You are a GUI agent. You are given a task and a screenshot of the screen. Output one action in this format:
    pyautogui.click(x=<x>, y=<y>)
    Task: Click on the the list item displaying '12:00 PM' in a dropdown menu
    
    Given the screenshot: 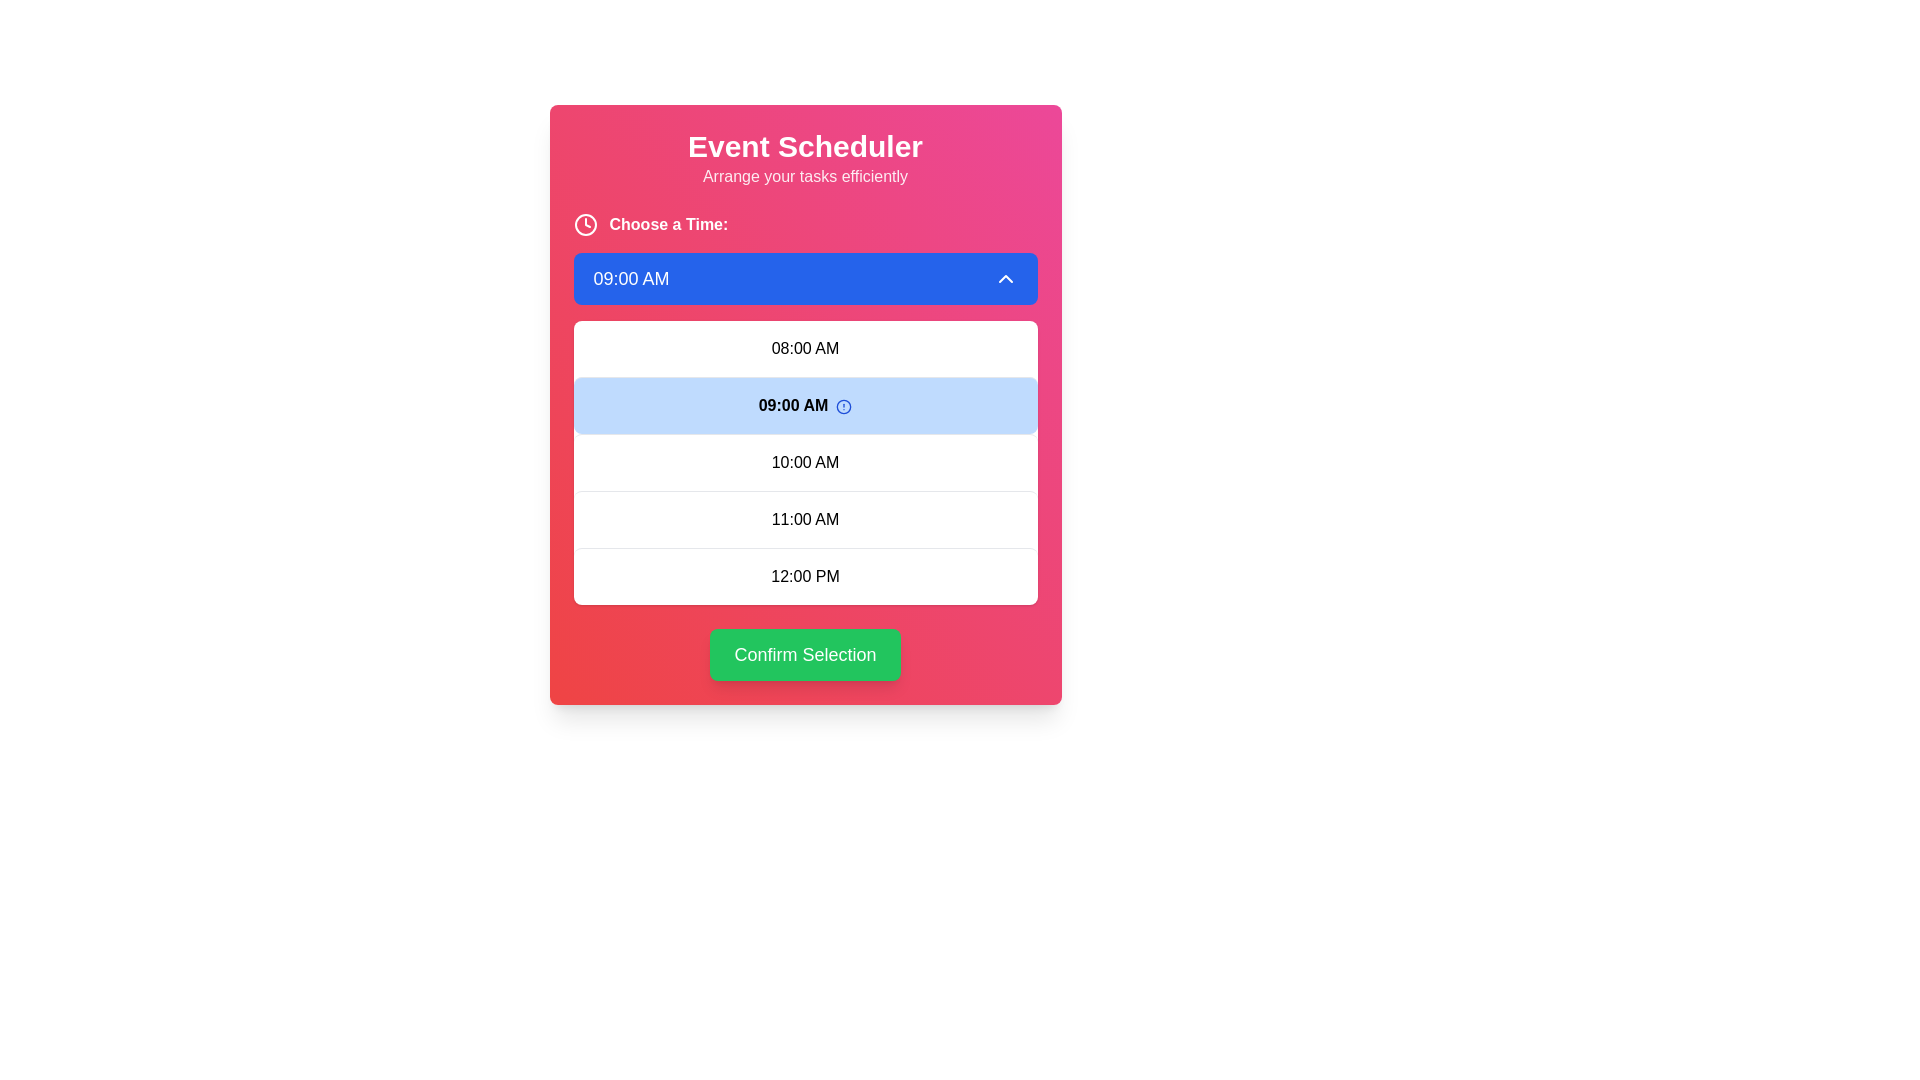 What is the action you would take?
    pyautogui.click(x=805, y=576)
    